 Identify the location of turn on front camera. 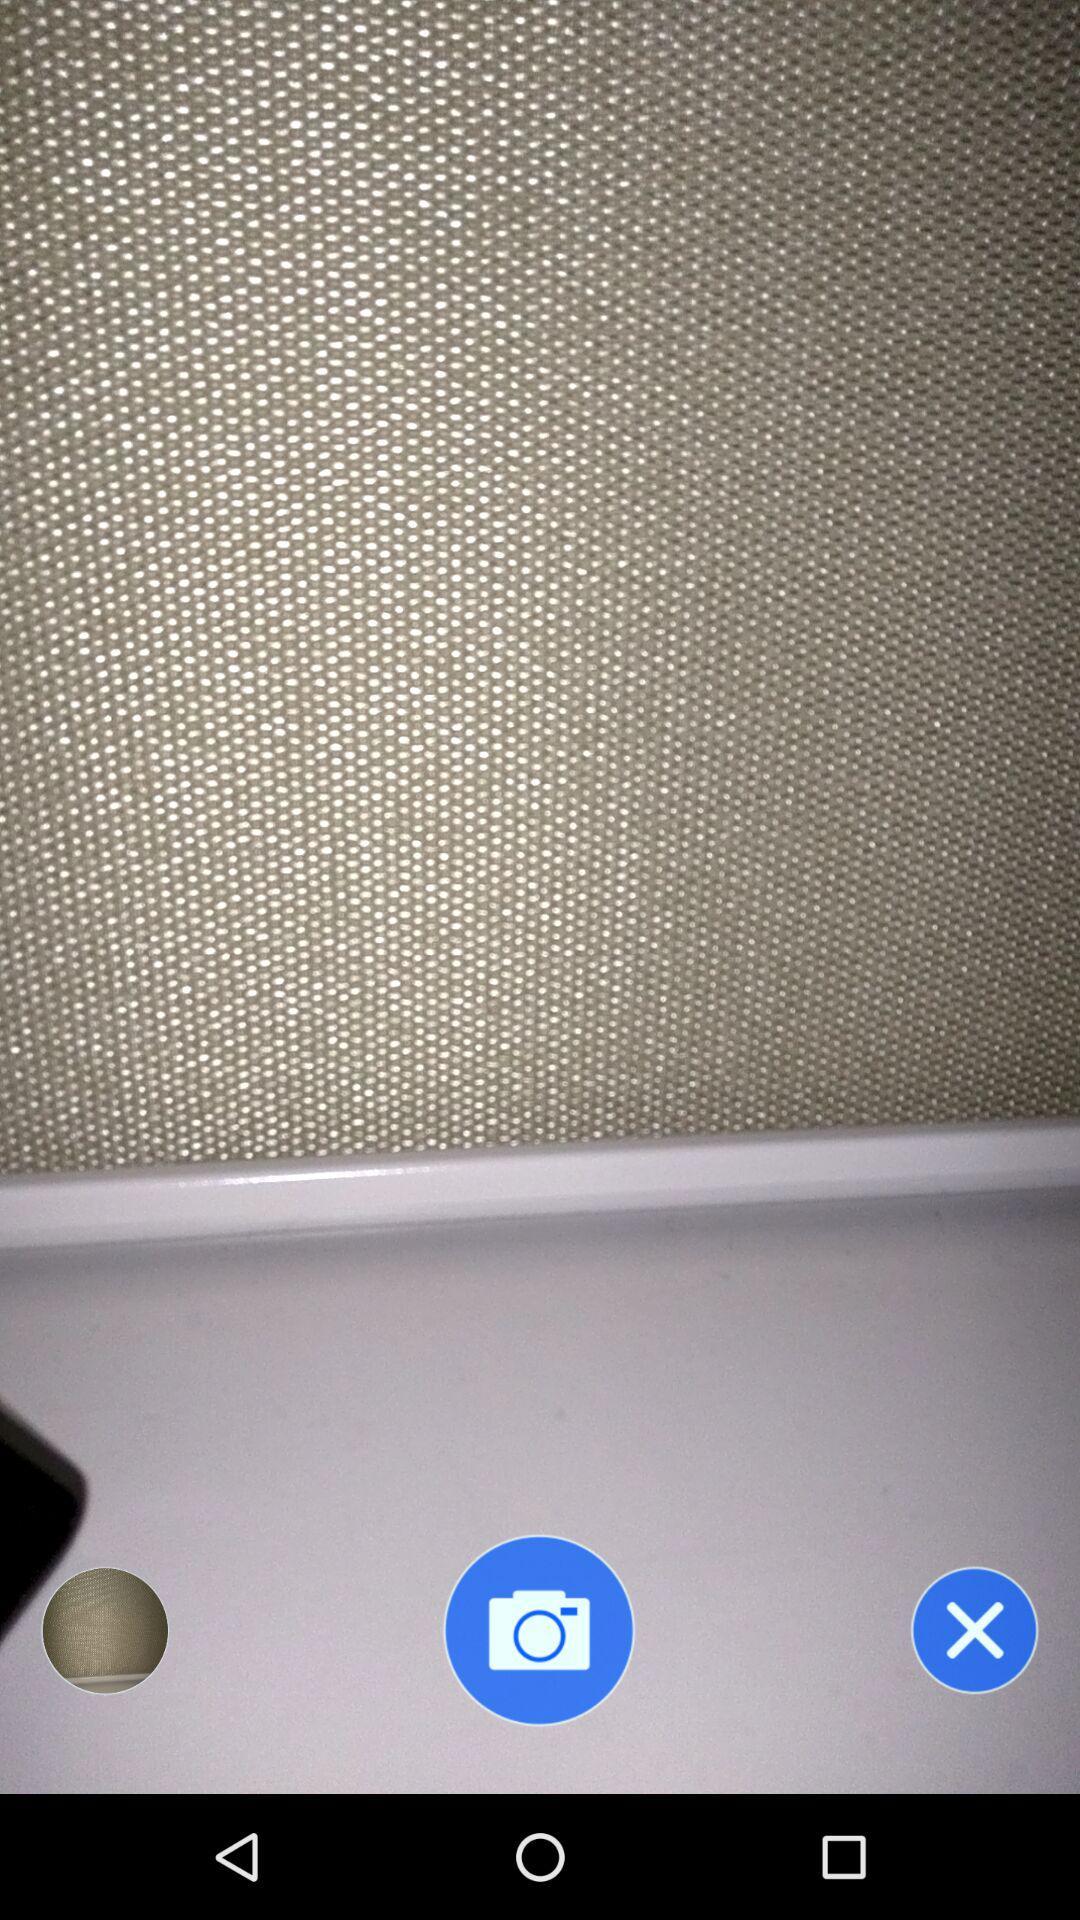
(538, 1630).